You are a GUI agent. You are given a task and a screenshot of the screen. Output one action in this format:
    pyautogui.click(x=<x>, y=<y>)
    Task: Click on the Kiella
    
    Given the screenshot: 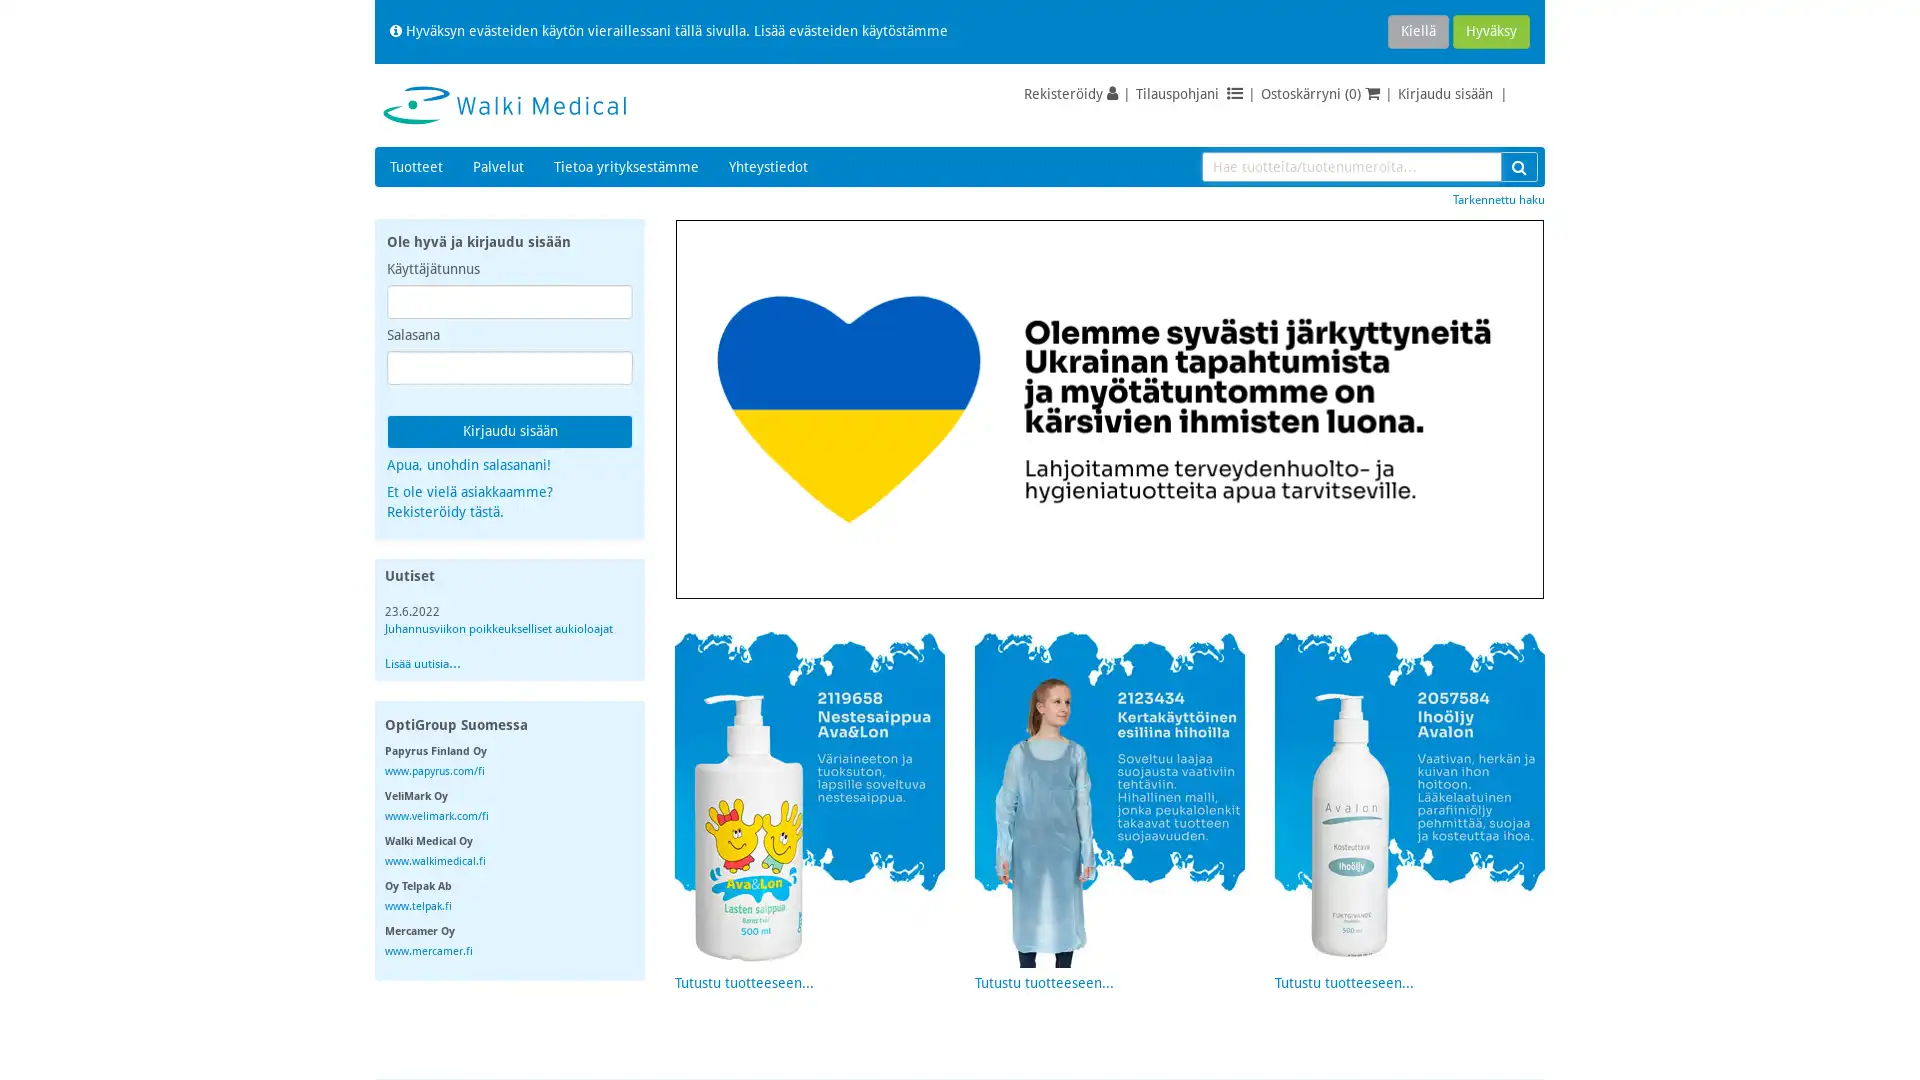 What is the action you would take?
    pyautogui.click(x=1417, y=31)
    